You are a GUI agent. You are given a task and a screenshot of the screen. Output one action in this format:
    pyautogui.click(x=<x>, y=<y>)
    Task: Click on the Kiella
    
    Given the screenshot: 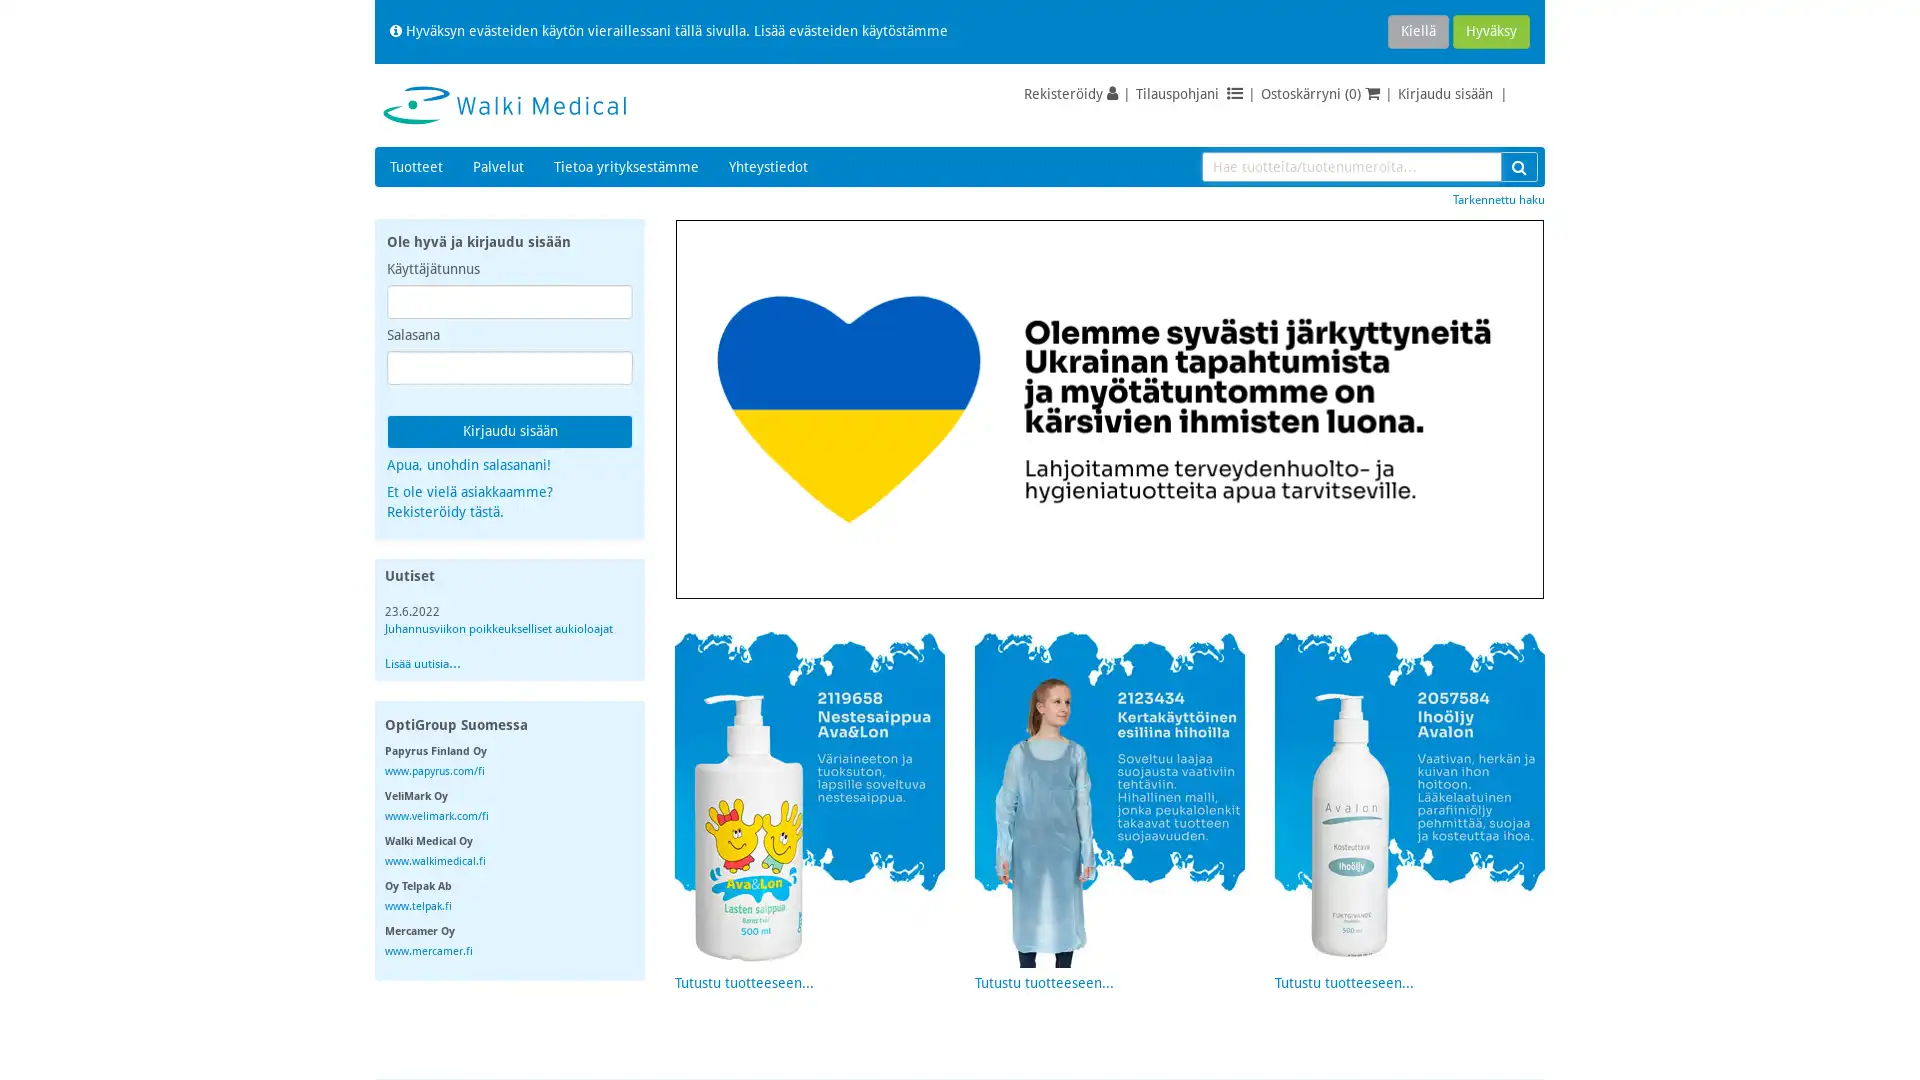 What is the action you would take?
    pyautogui.click(x=1417, y=31)
    